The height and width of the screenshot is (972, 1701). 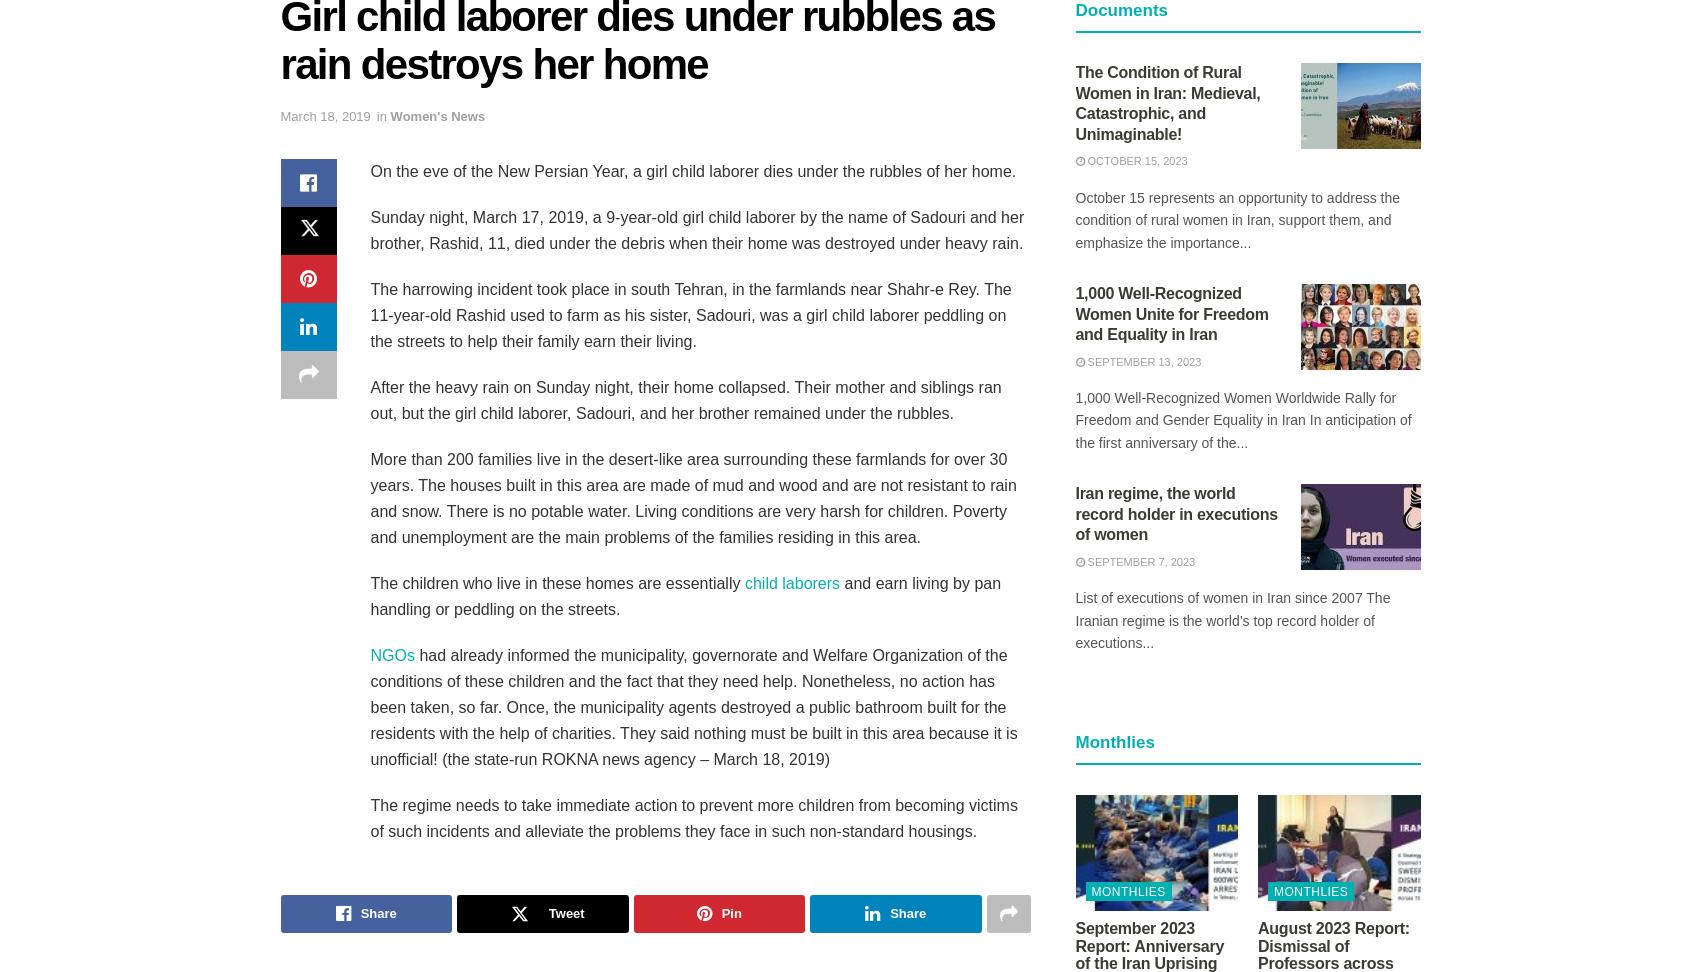 I want to click on 'The harrowing incident took place in south Tehran, in the farmlands near Shahr-e Rey. The 11-year-old Rashid used to farm as his sister, Sadouri, was a girl child laborer peddling on the streets to help their family earn their living.', so click(x=689, y=313).